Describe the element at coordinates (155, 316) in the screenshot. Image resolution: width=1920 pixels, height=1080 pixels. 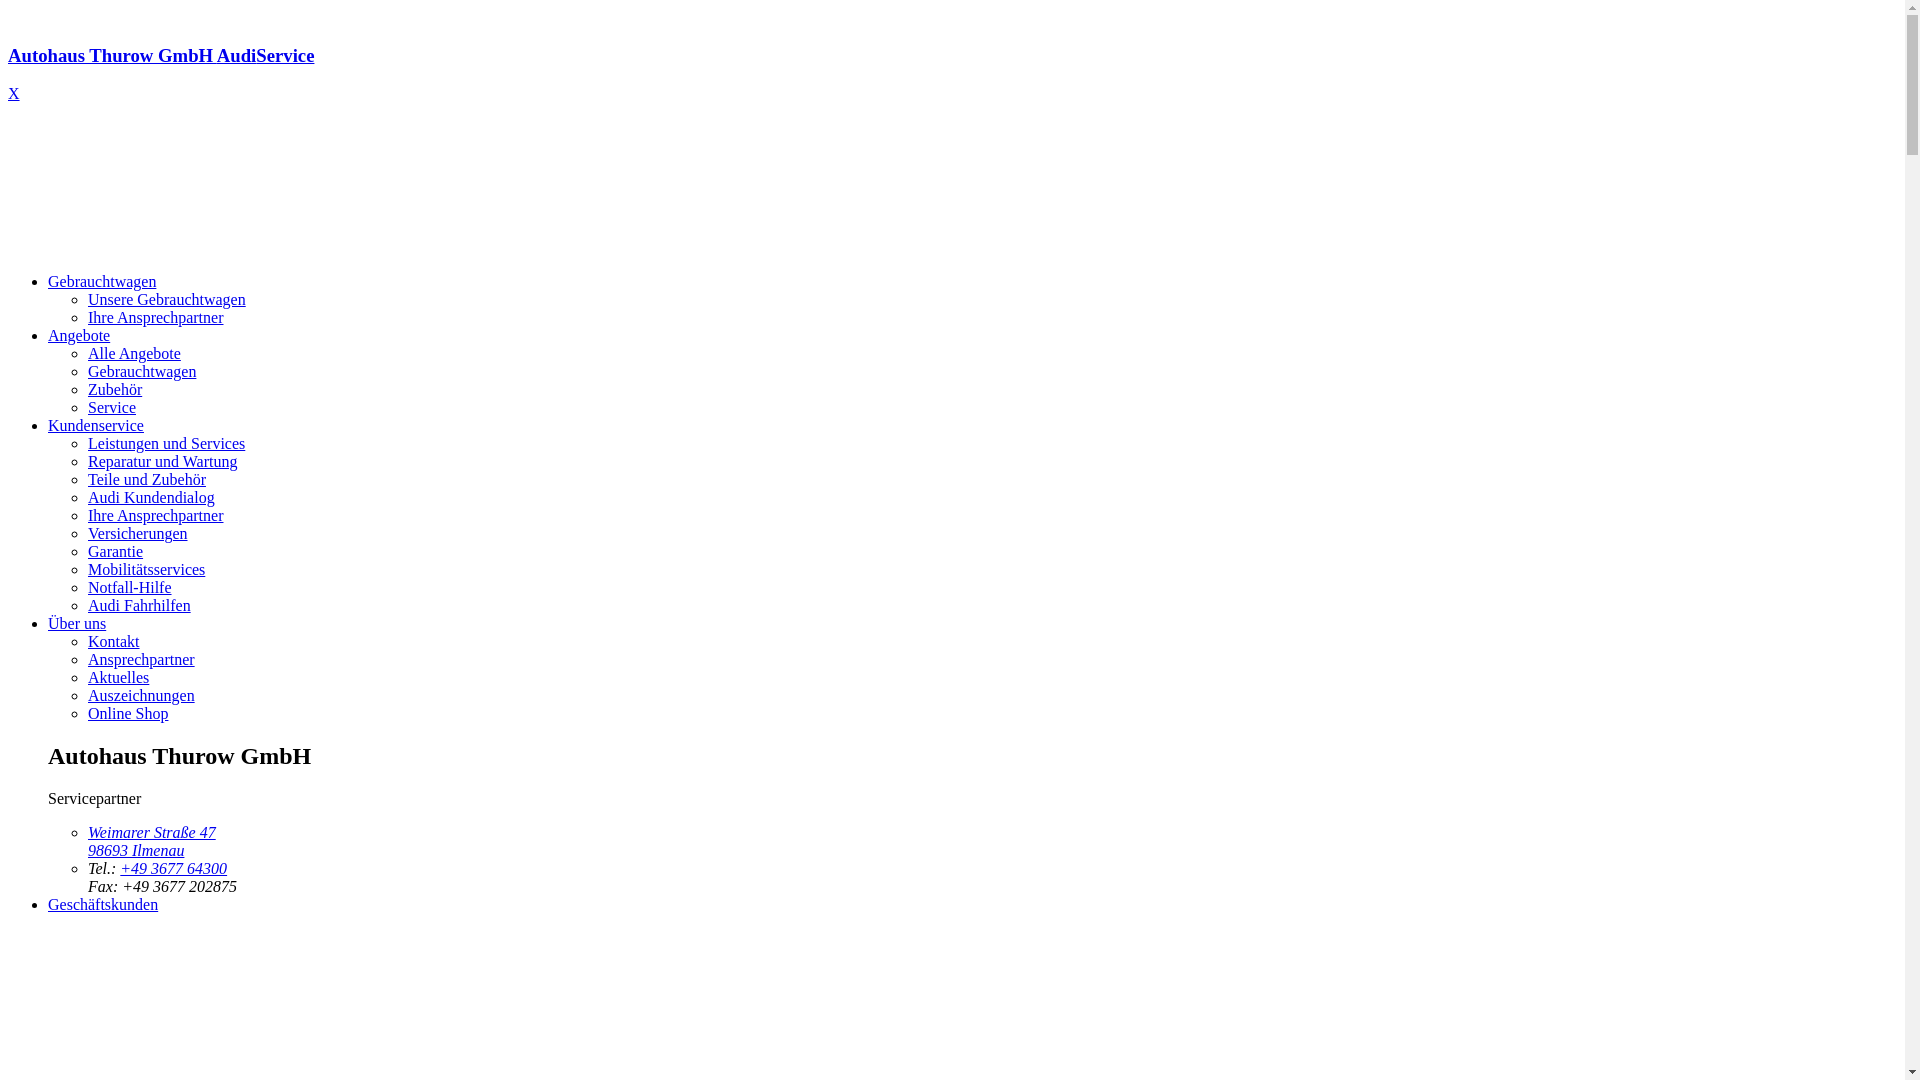
I see `'Ihre Ansprechpartner'` at that location.